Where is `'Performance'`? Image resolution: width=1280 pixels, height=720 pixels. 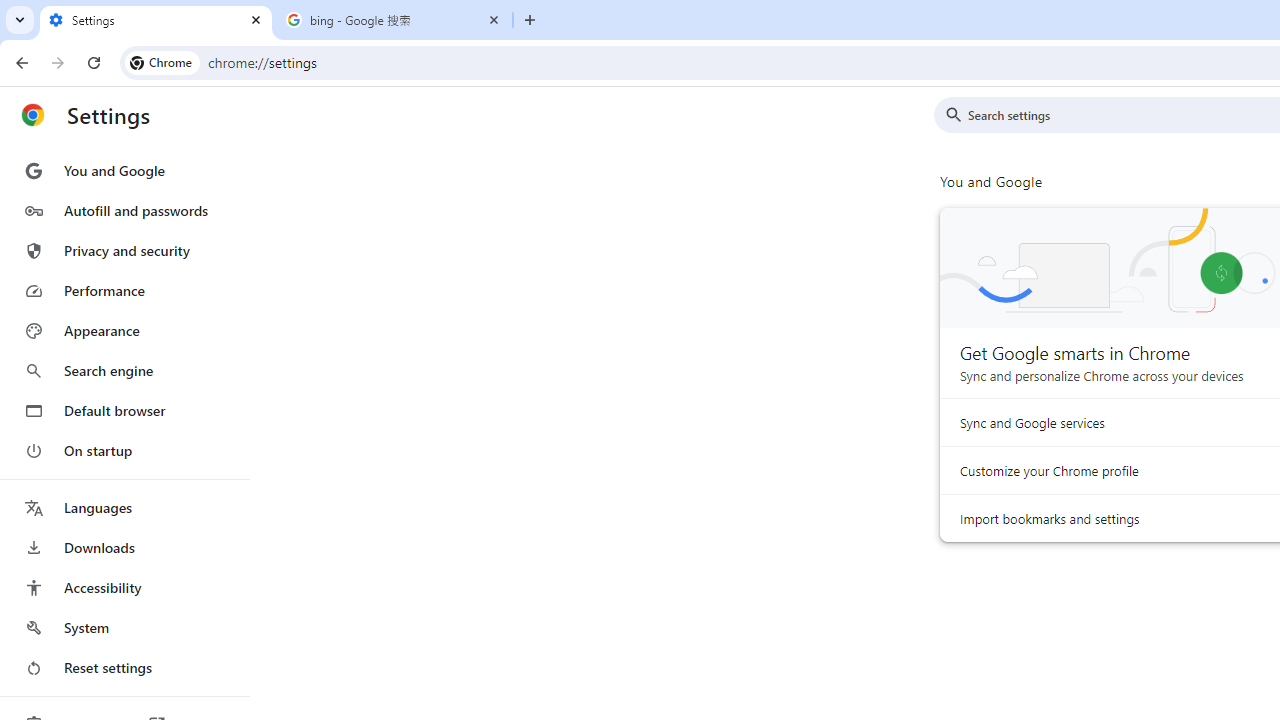
'Performance' is located at coordinates (123, 290).